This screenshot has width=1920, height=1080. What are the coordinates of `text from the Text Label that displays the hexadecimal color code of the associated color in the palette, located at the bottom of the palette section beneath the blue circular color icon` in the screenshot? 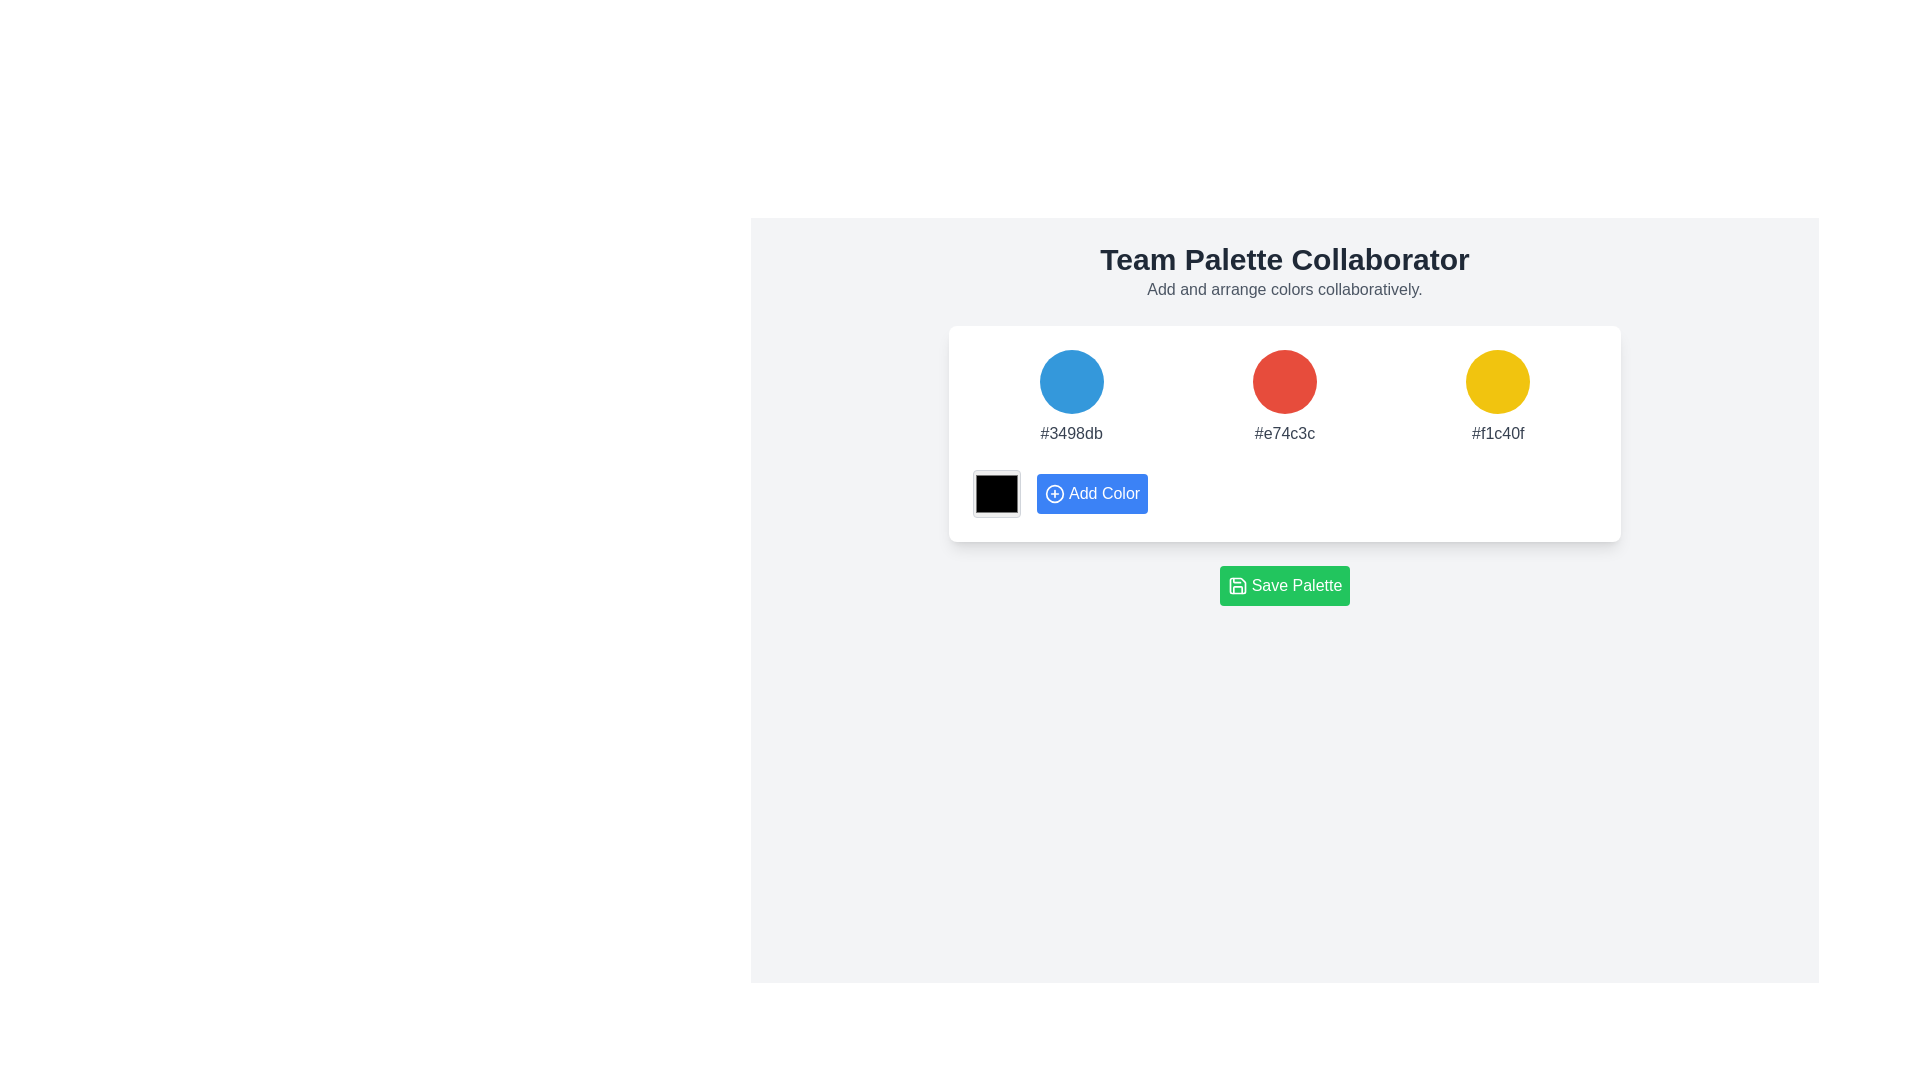 It's located at (1070, 433).